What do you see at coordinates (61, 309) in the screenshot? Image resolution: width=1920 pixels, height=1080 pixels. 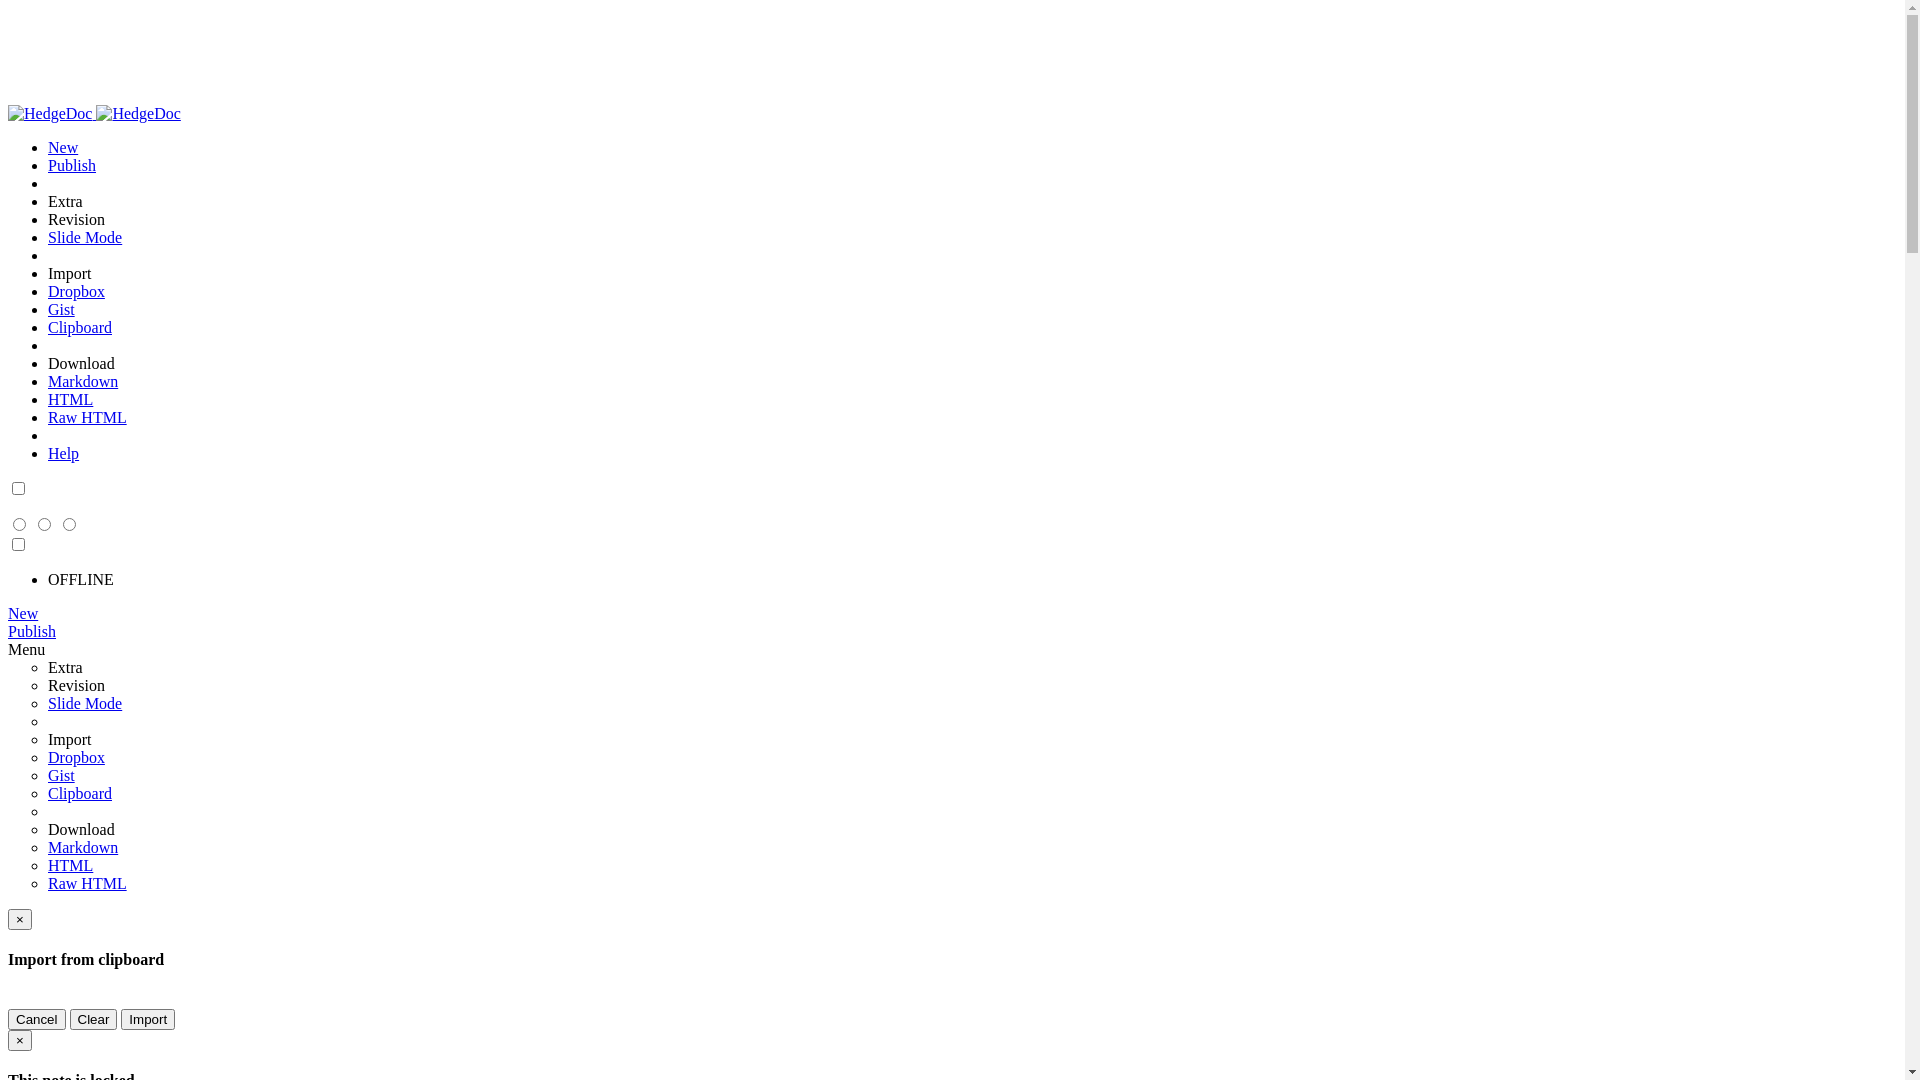 I see `'Gist'` at bounding box center [61, 309].